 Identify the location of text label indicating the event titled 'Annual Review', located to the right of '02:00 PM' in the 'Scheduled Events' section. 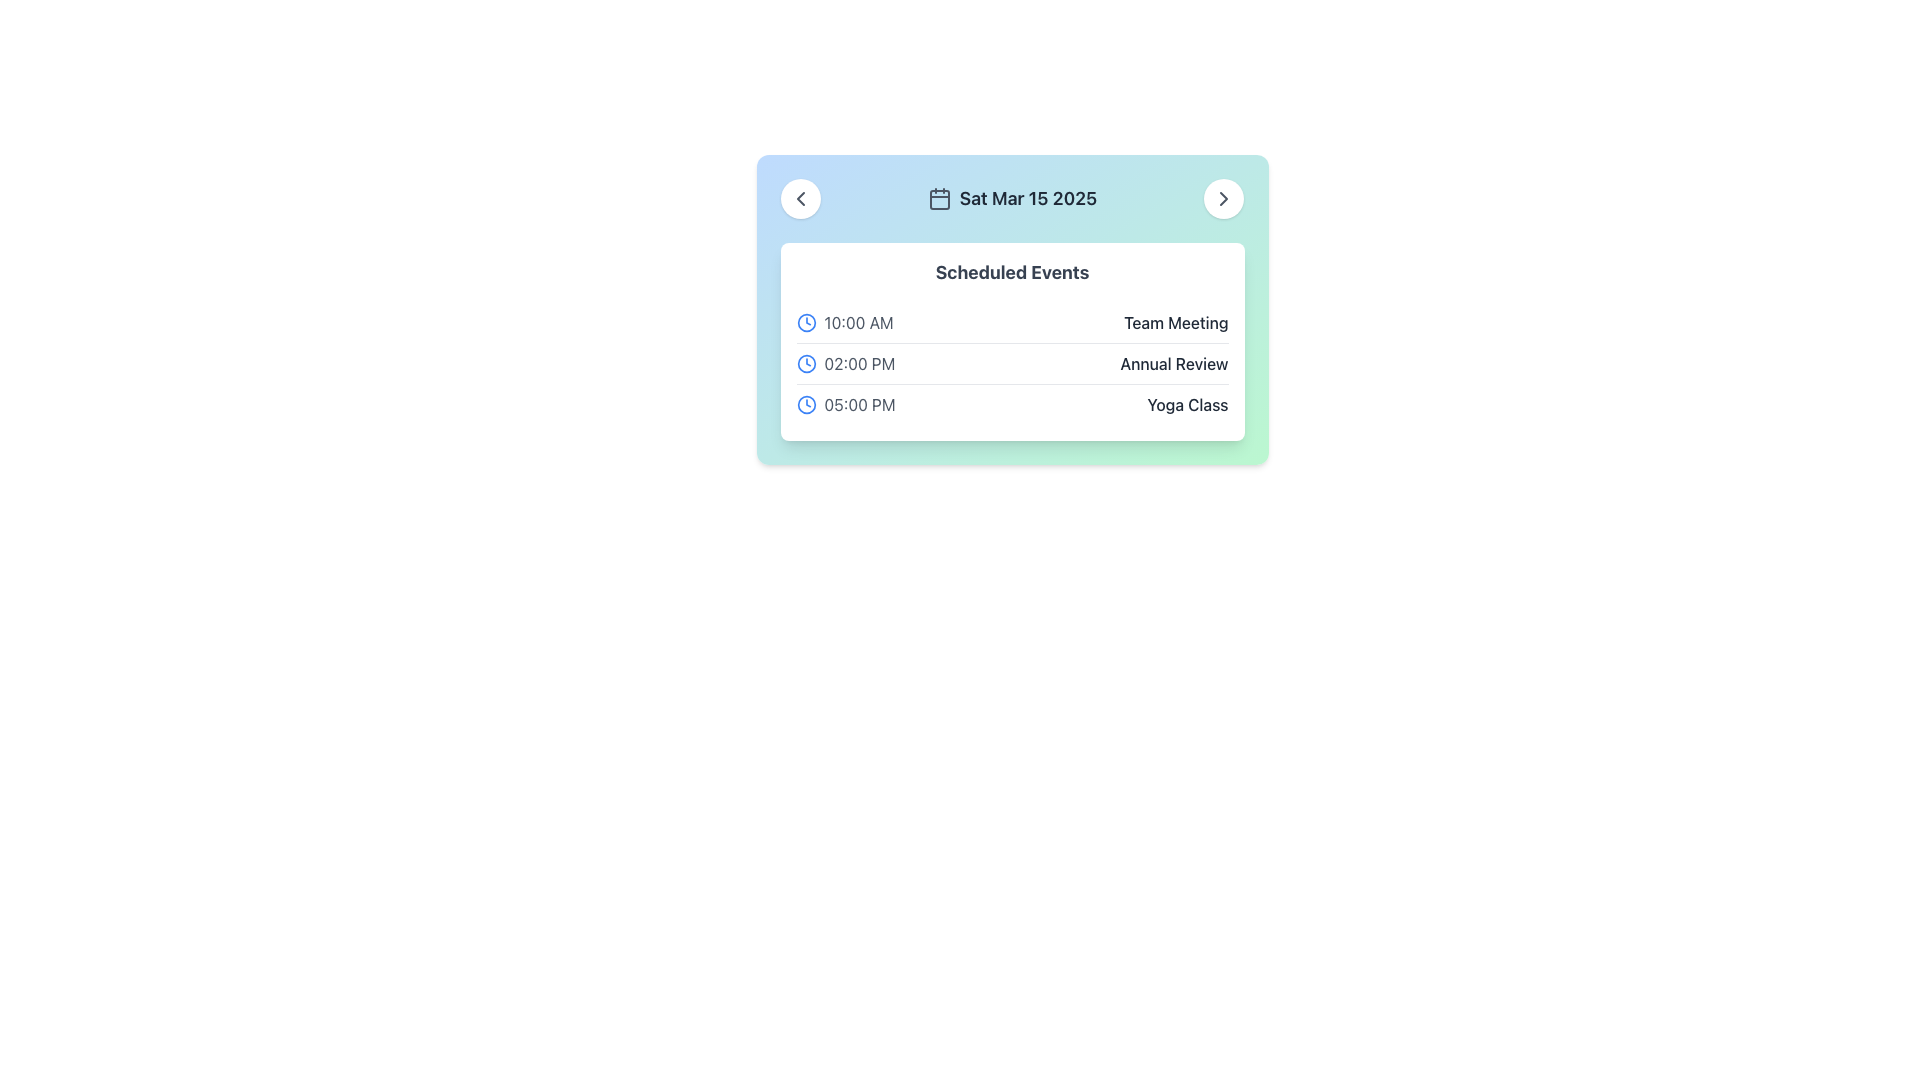
(1174, 363).